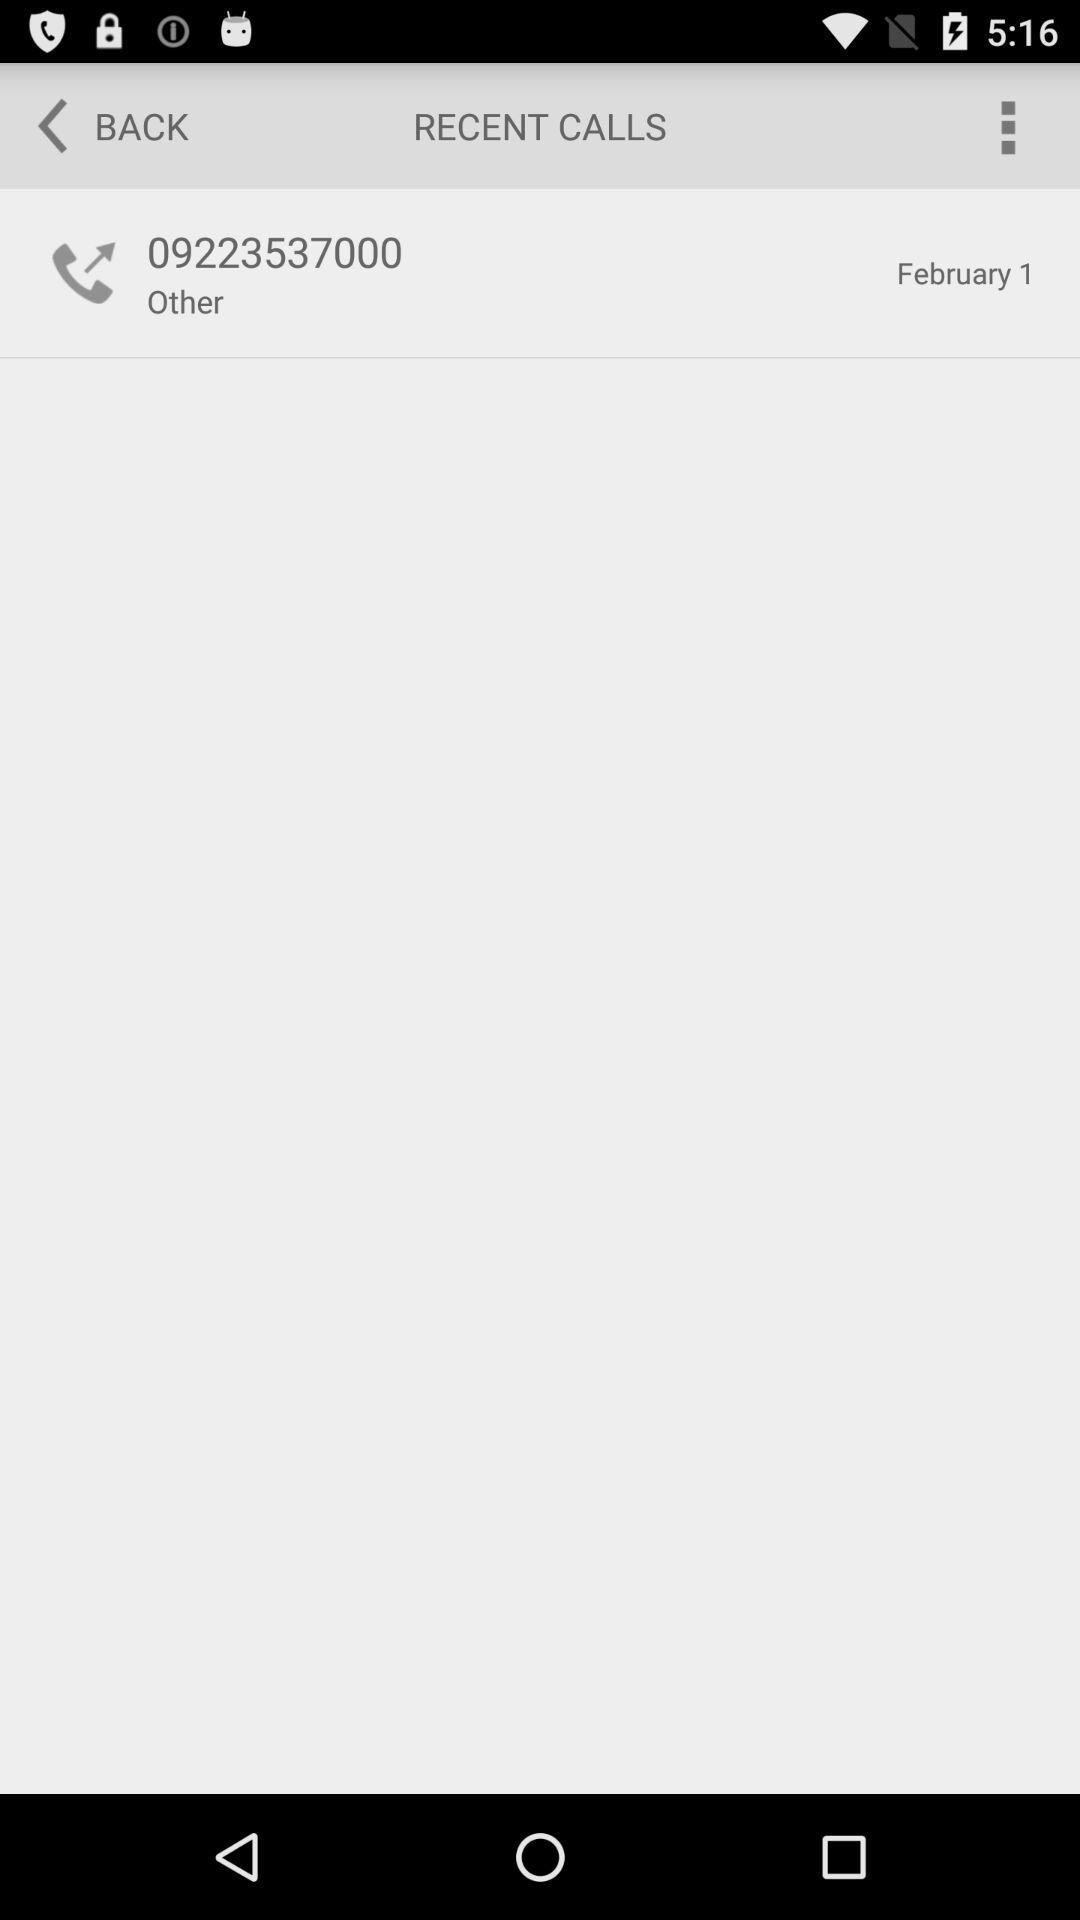 Image resolution: width=1080 pixels, height=1920 pixels. I want to click on button below the back button, so click(510, 250).